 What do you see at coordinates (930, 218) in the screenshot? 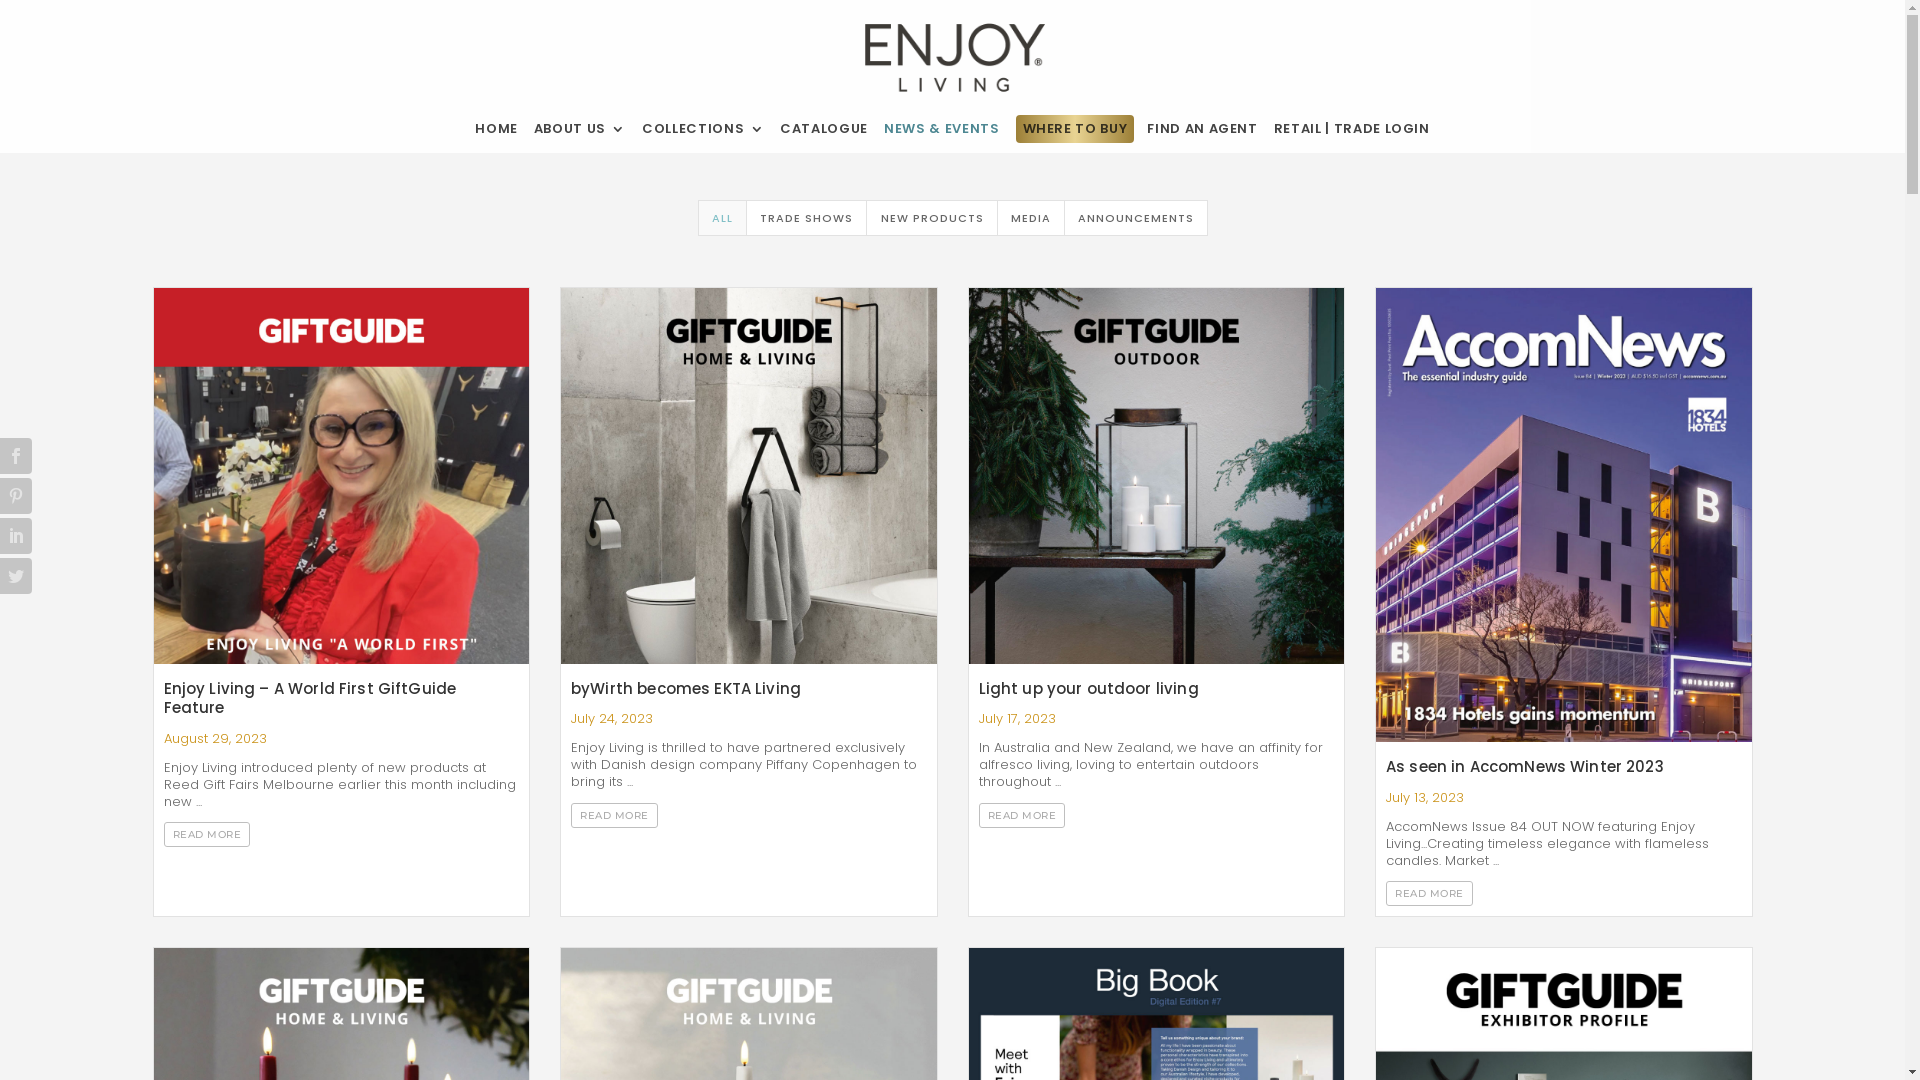
I see `'NEW PRODUCTS'` at bounding box center [930, 218].